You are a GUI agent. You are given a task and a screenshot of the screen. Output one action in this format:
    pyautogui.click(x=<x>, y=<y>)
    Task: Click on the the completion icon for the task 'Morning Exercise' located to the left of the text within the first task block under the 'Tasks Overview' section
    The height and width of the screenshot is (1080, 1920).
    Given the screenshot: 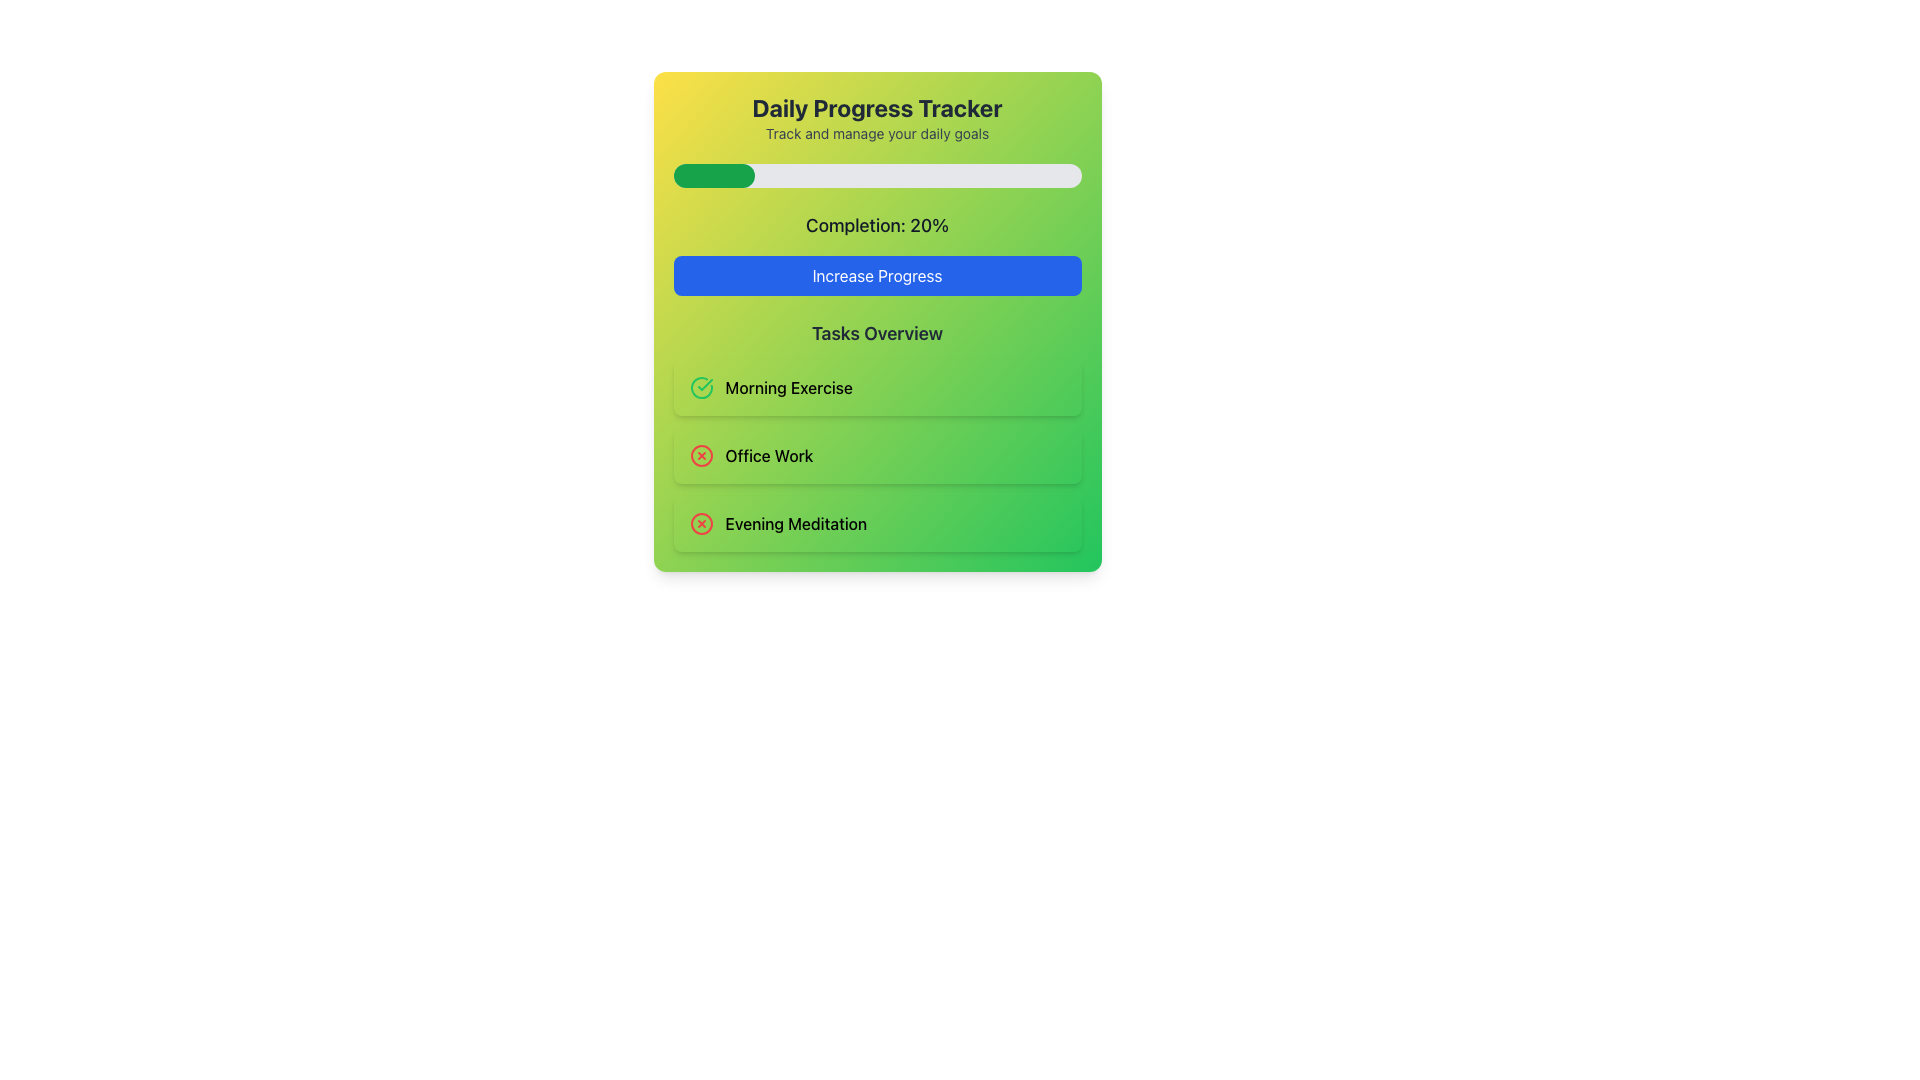 What is the action you would take?
    pyautogui.click(x=701, y=388)
    